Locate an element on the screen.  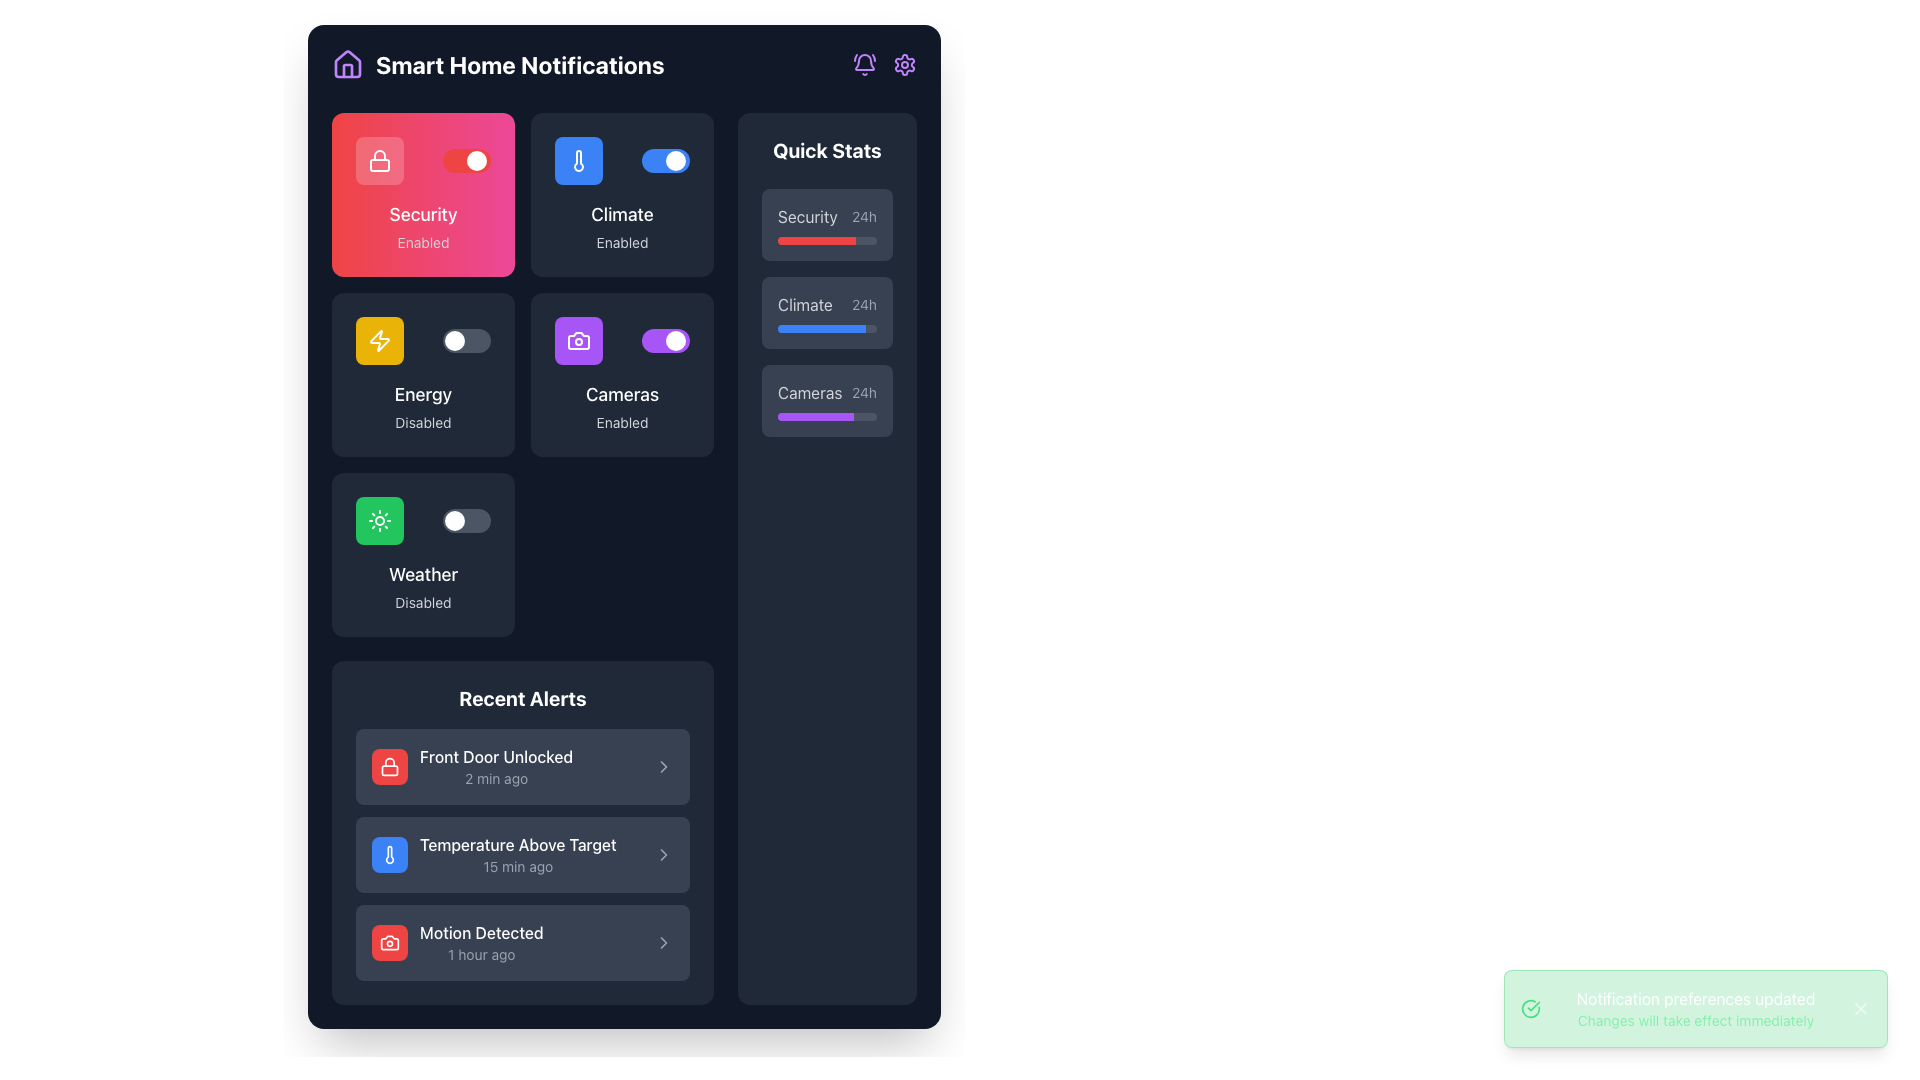
the toggle switch in the 'Cameras' feature group to change its state is located at coordinates (621, 339).